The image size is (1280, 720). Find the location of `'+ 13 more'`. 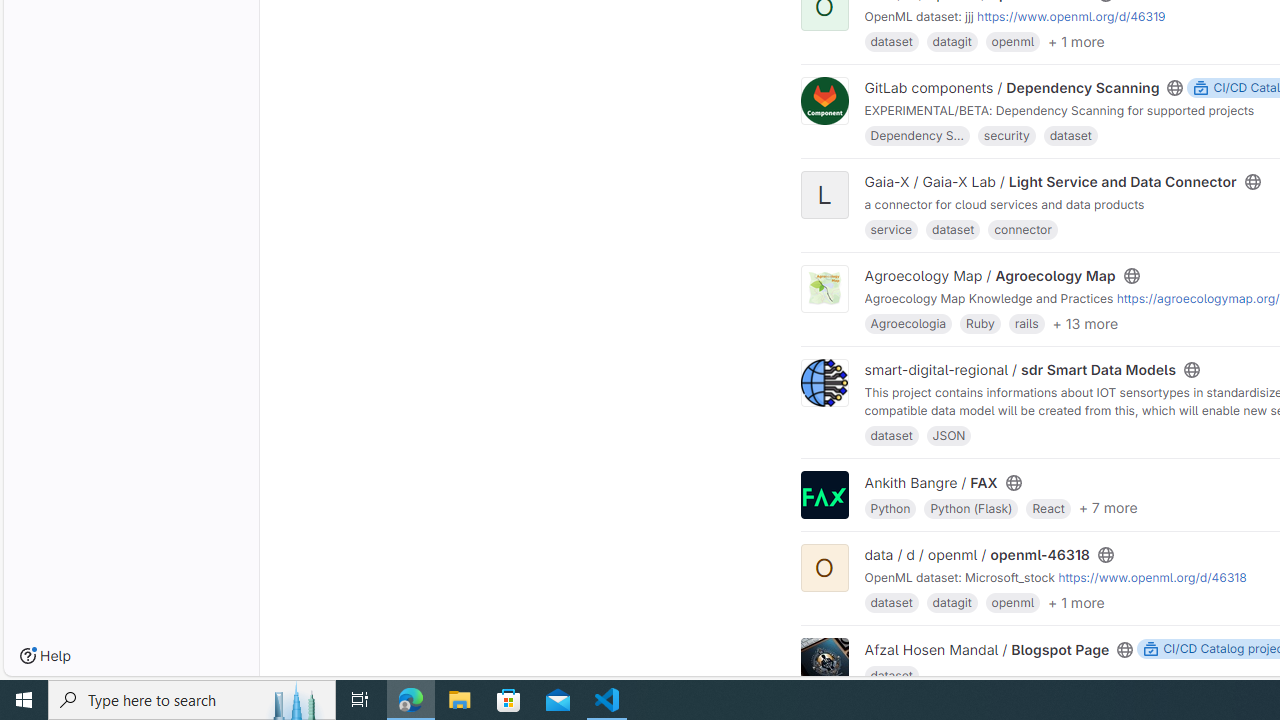

'+ 13 more' is located at coordinates (1084, 321).